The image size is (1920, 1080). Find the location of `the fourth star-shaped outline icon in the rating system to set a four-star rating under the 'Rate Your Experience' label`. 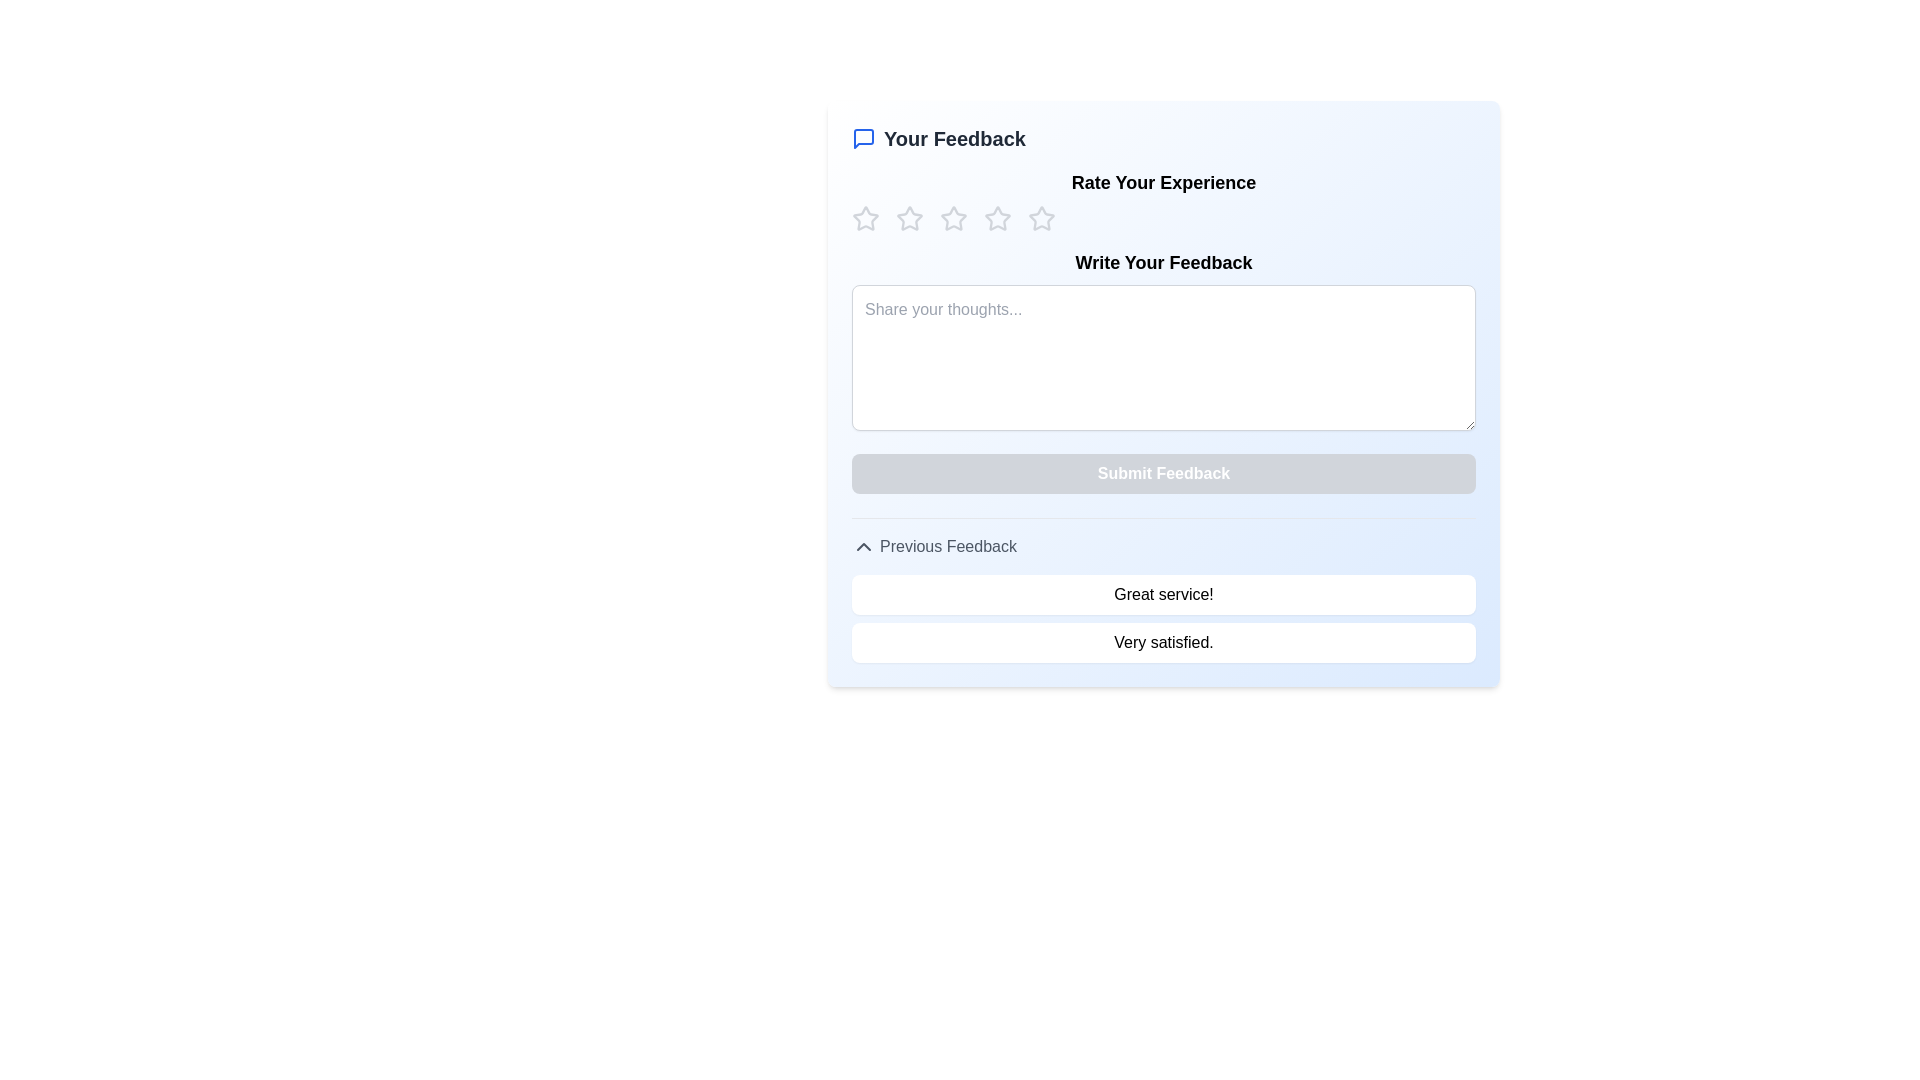

the fourth star-shaped outline icon in the rating system to set a four-star rating under the 'Rate Your Experience' label is located at coordinates (998, 218).